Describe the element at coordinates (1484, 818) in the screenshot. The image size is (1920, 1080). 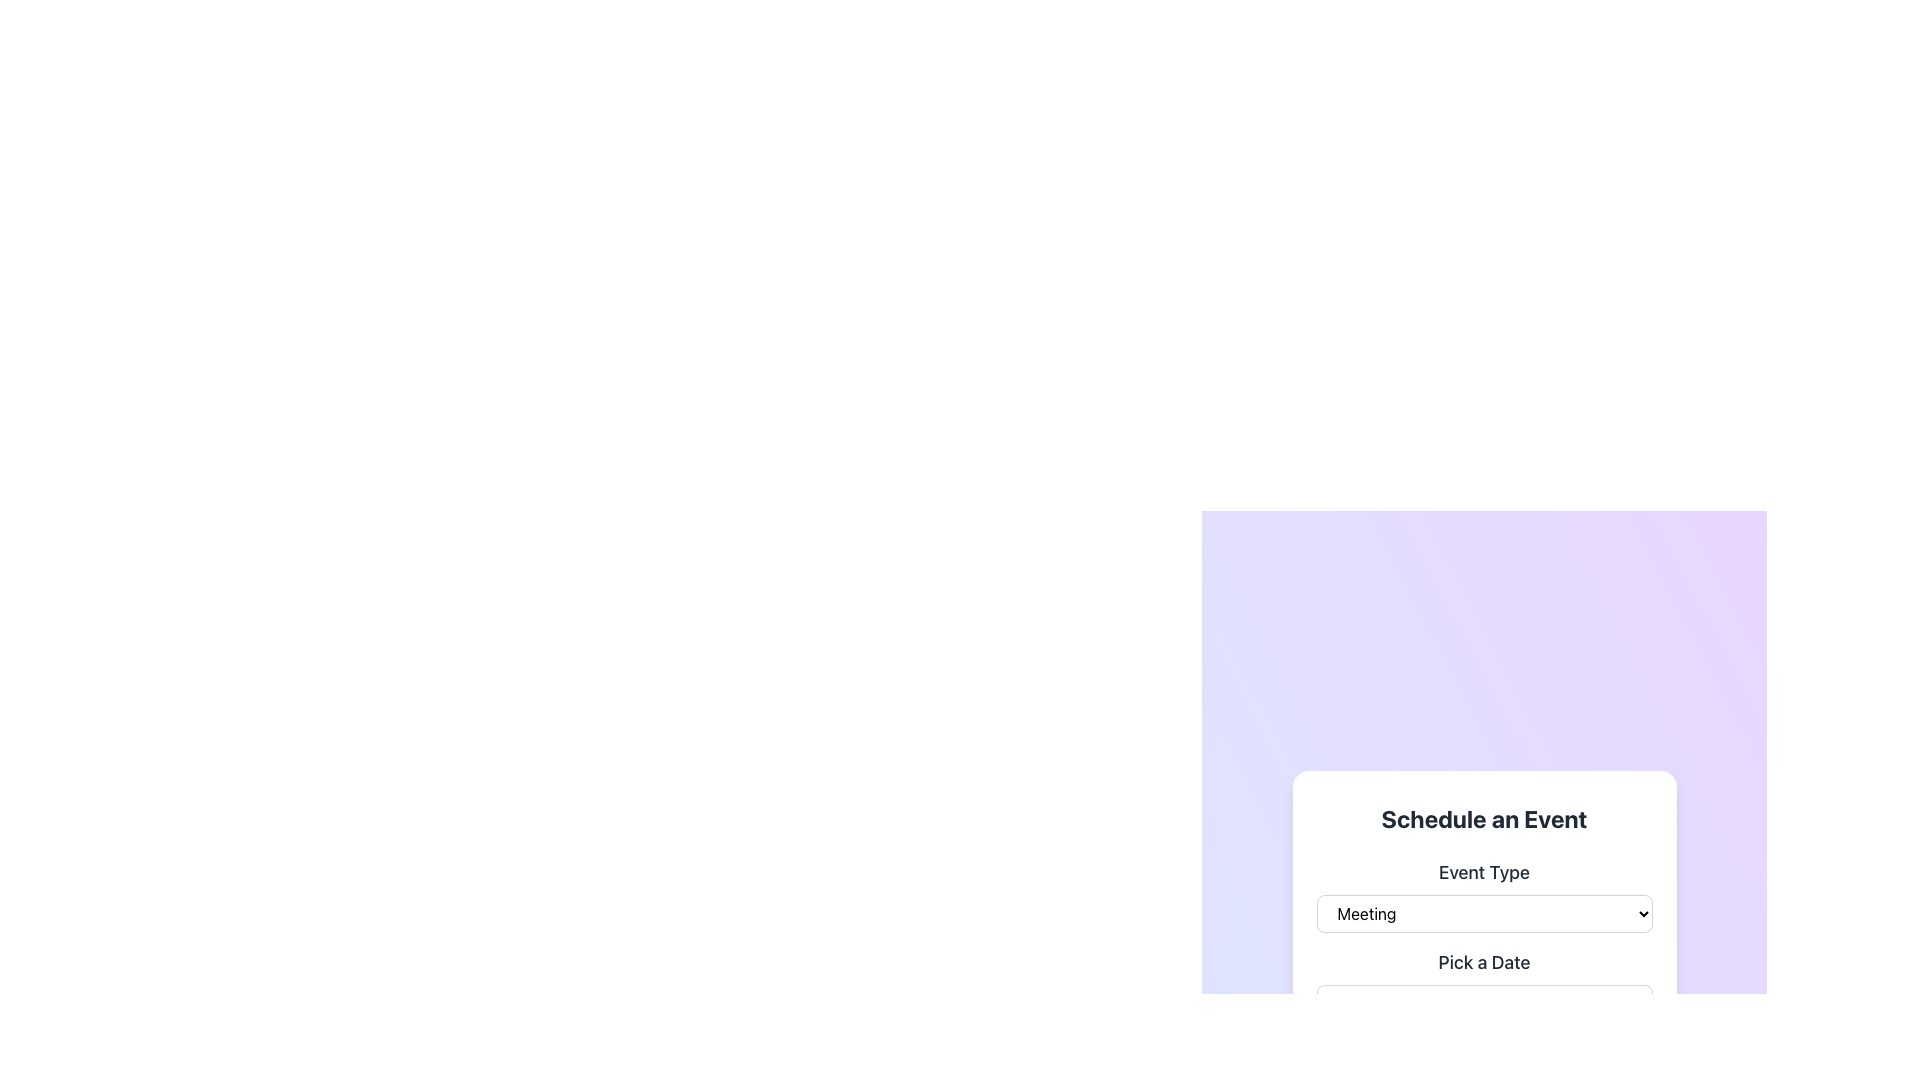
I see `the text label header that introduces the event scheduler panel, positioned above the 'Event Type' dropdown section` at that location.